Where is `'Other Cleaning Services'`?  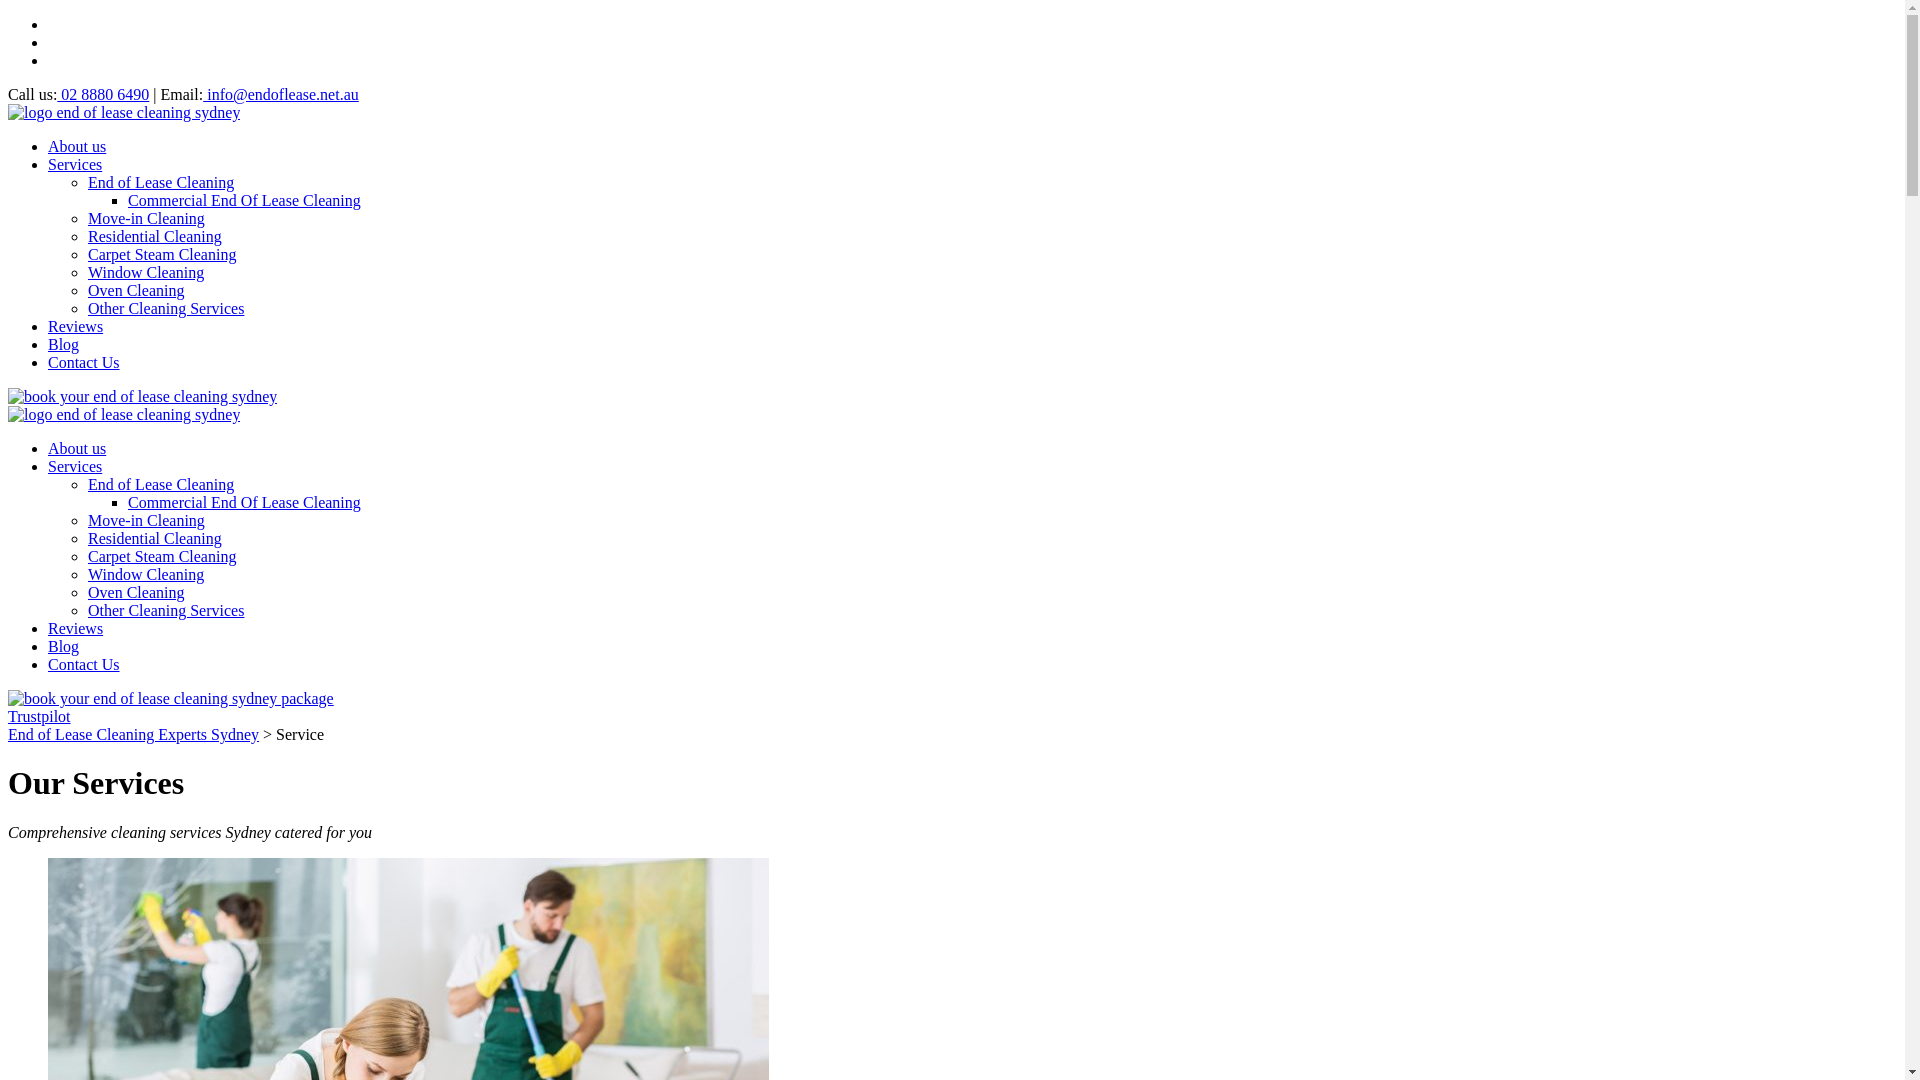 'Other Cleaning Services' is located at coordinates (166, 609).